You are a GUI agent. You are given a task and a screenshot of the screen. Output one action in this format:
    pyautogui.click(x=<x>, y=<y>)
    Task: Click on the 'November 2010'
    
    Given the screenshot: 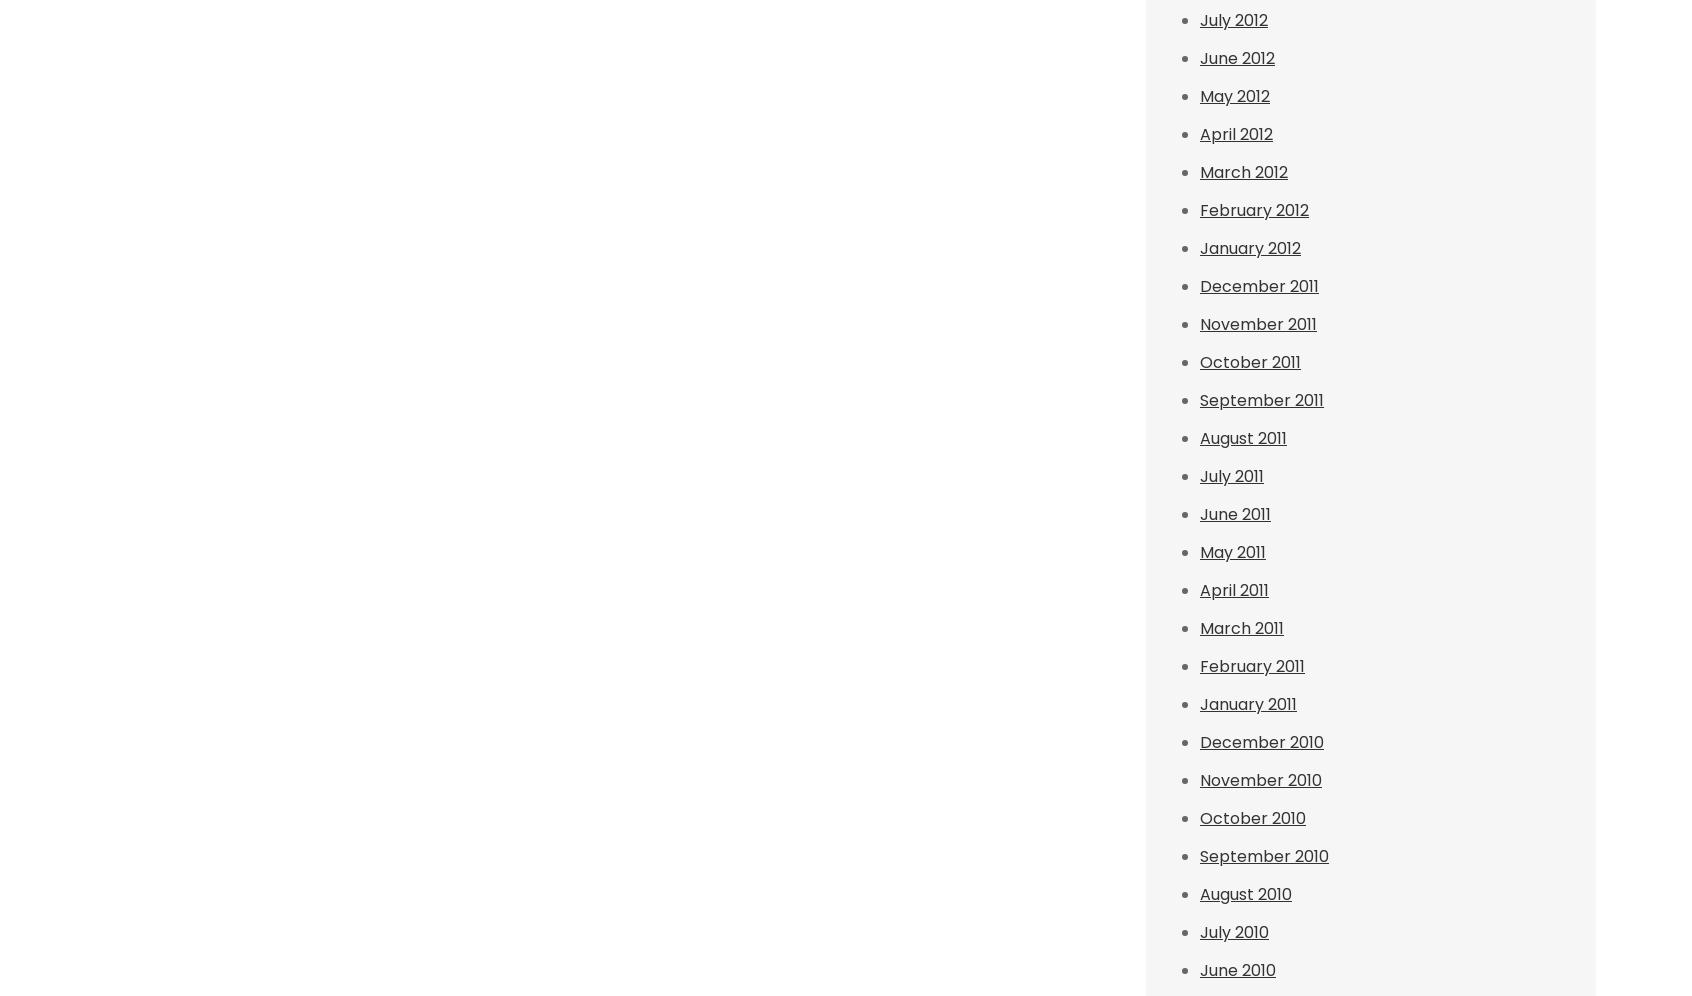 What is the action you would take?
    pyautogui.click(x=1261, y=780)
    